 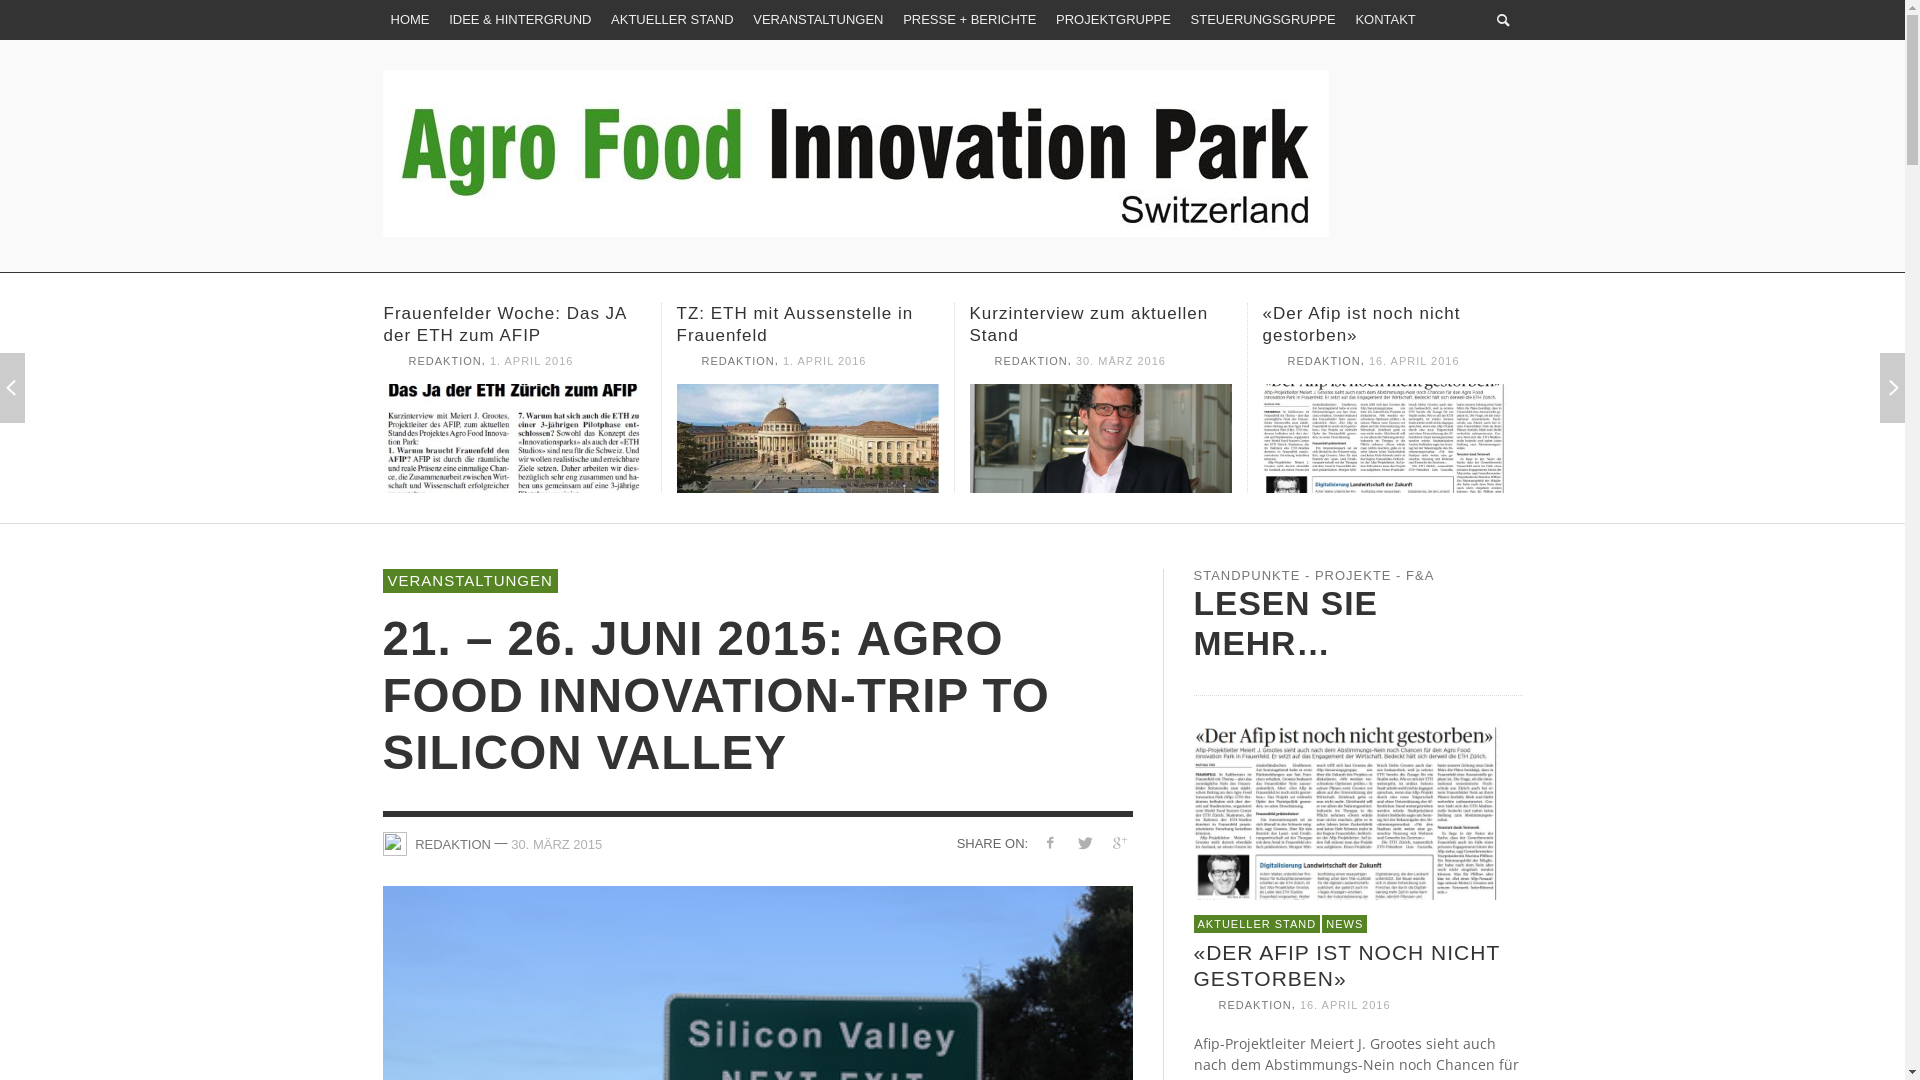 I want to click on 'NEWS', so click(x=1344, y=924).